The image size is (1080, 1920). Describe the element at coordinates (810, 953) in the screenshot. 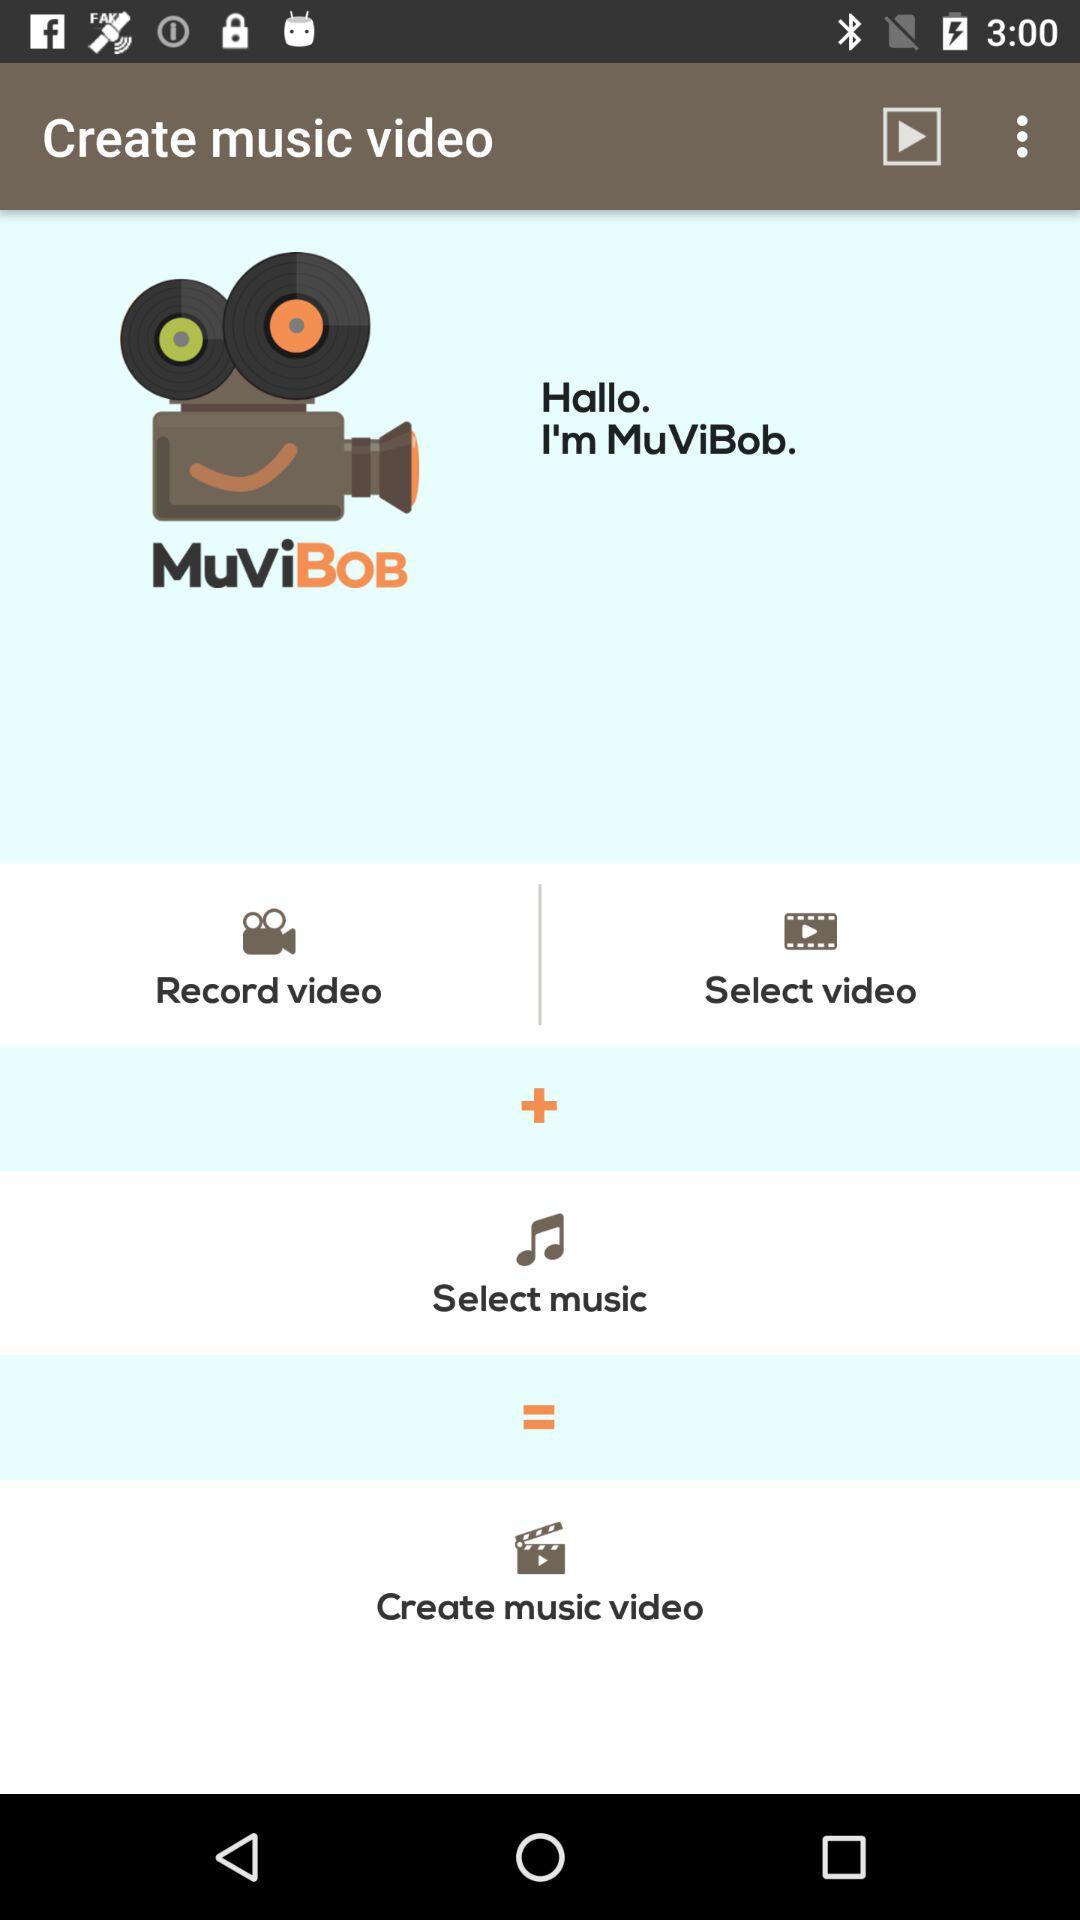

I see `the item above the + item` at that location.